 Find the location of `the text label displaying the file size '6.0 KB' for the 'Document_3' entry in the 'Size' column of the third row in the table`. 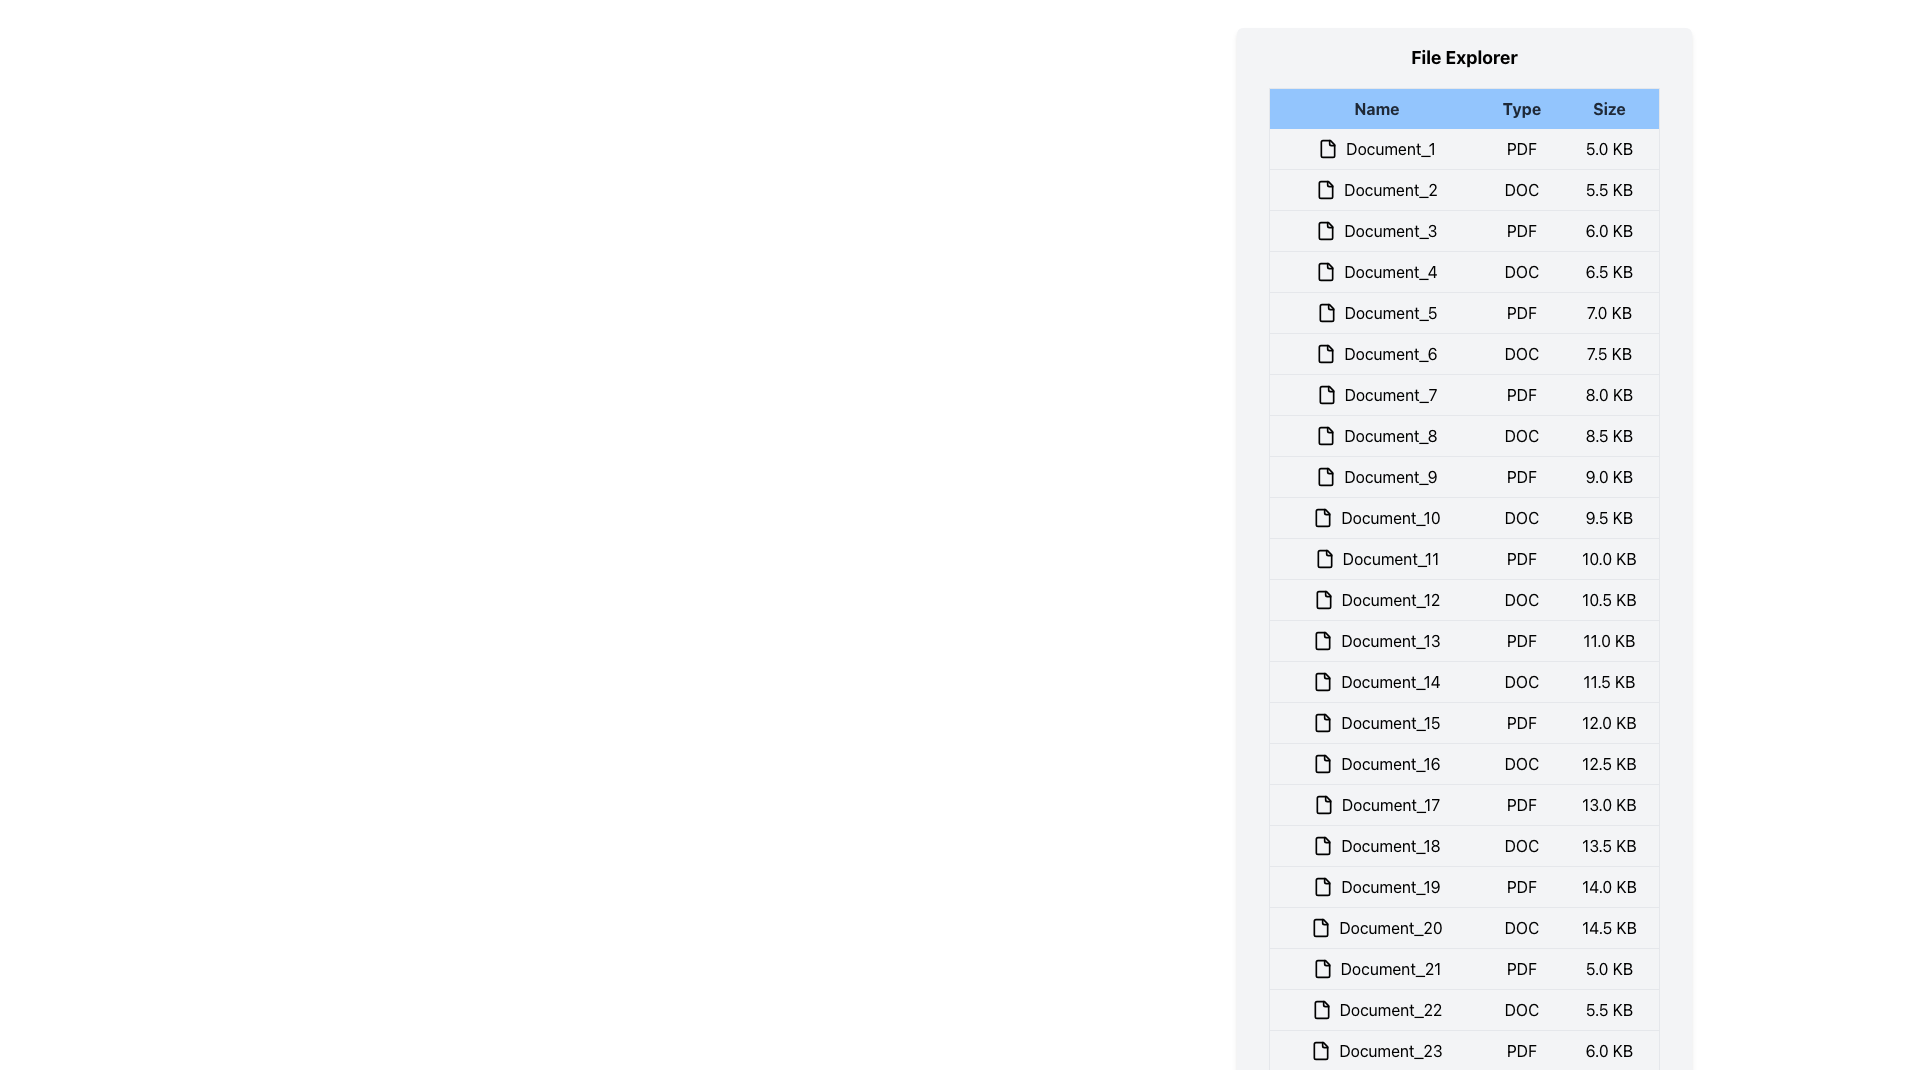

the text label displaying the file size '6.0 KB' for the 'Document_3' entry in the 'Size' column of the third row in the table is located at coordinates (1609, 230).